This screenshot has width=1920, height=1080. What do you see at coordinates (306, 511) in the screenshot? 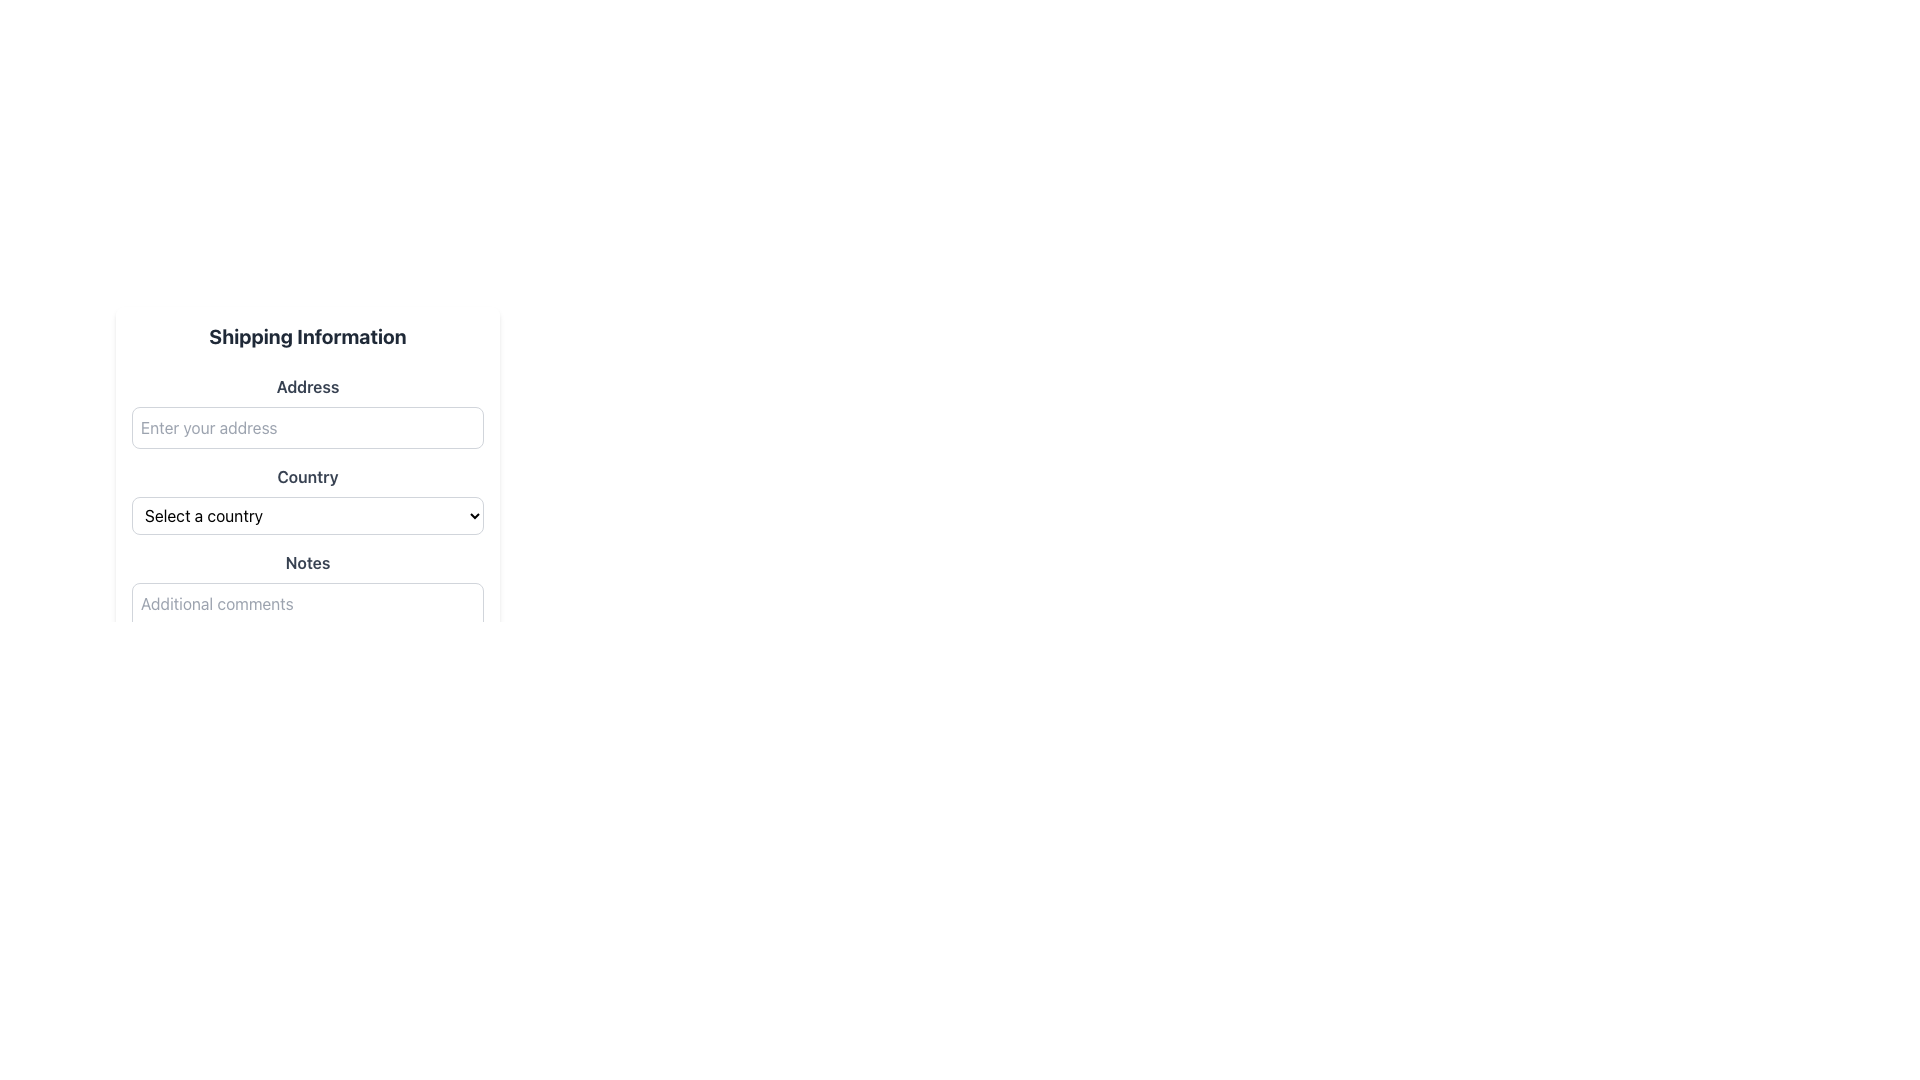
I see `the 'Country' dropdown menu element in the 'Shipping Information' section, which is styled with a light border and displays 'Select a country'` at bounding box center [306, 511].